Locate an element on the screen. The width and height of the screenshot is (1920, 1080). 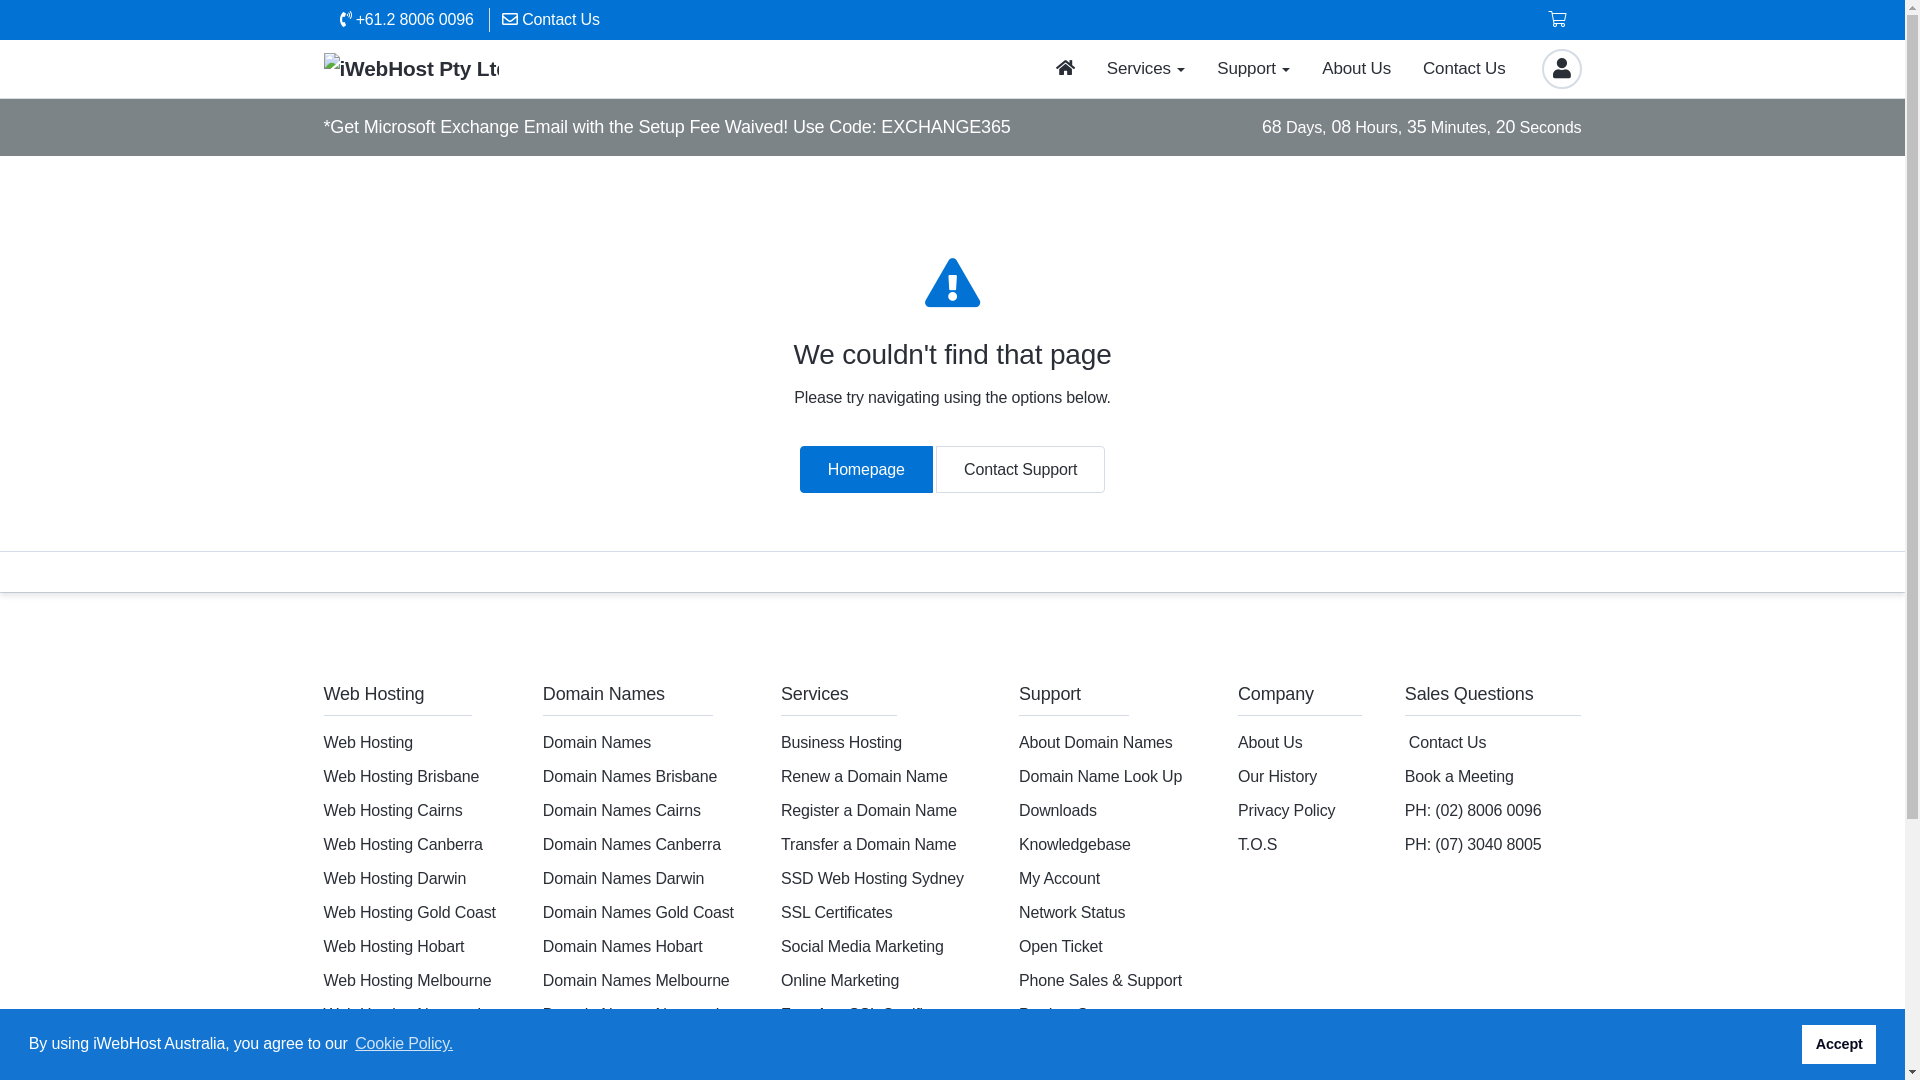
'Homepage' is located at coordinates (866, 469).